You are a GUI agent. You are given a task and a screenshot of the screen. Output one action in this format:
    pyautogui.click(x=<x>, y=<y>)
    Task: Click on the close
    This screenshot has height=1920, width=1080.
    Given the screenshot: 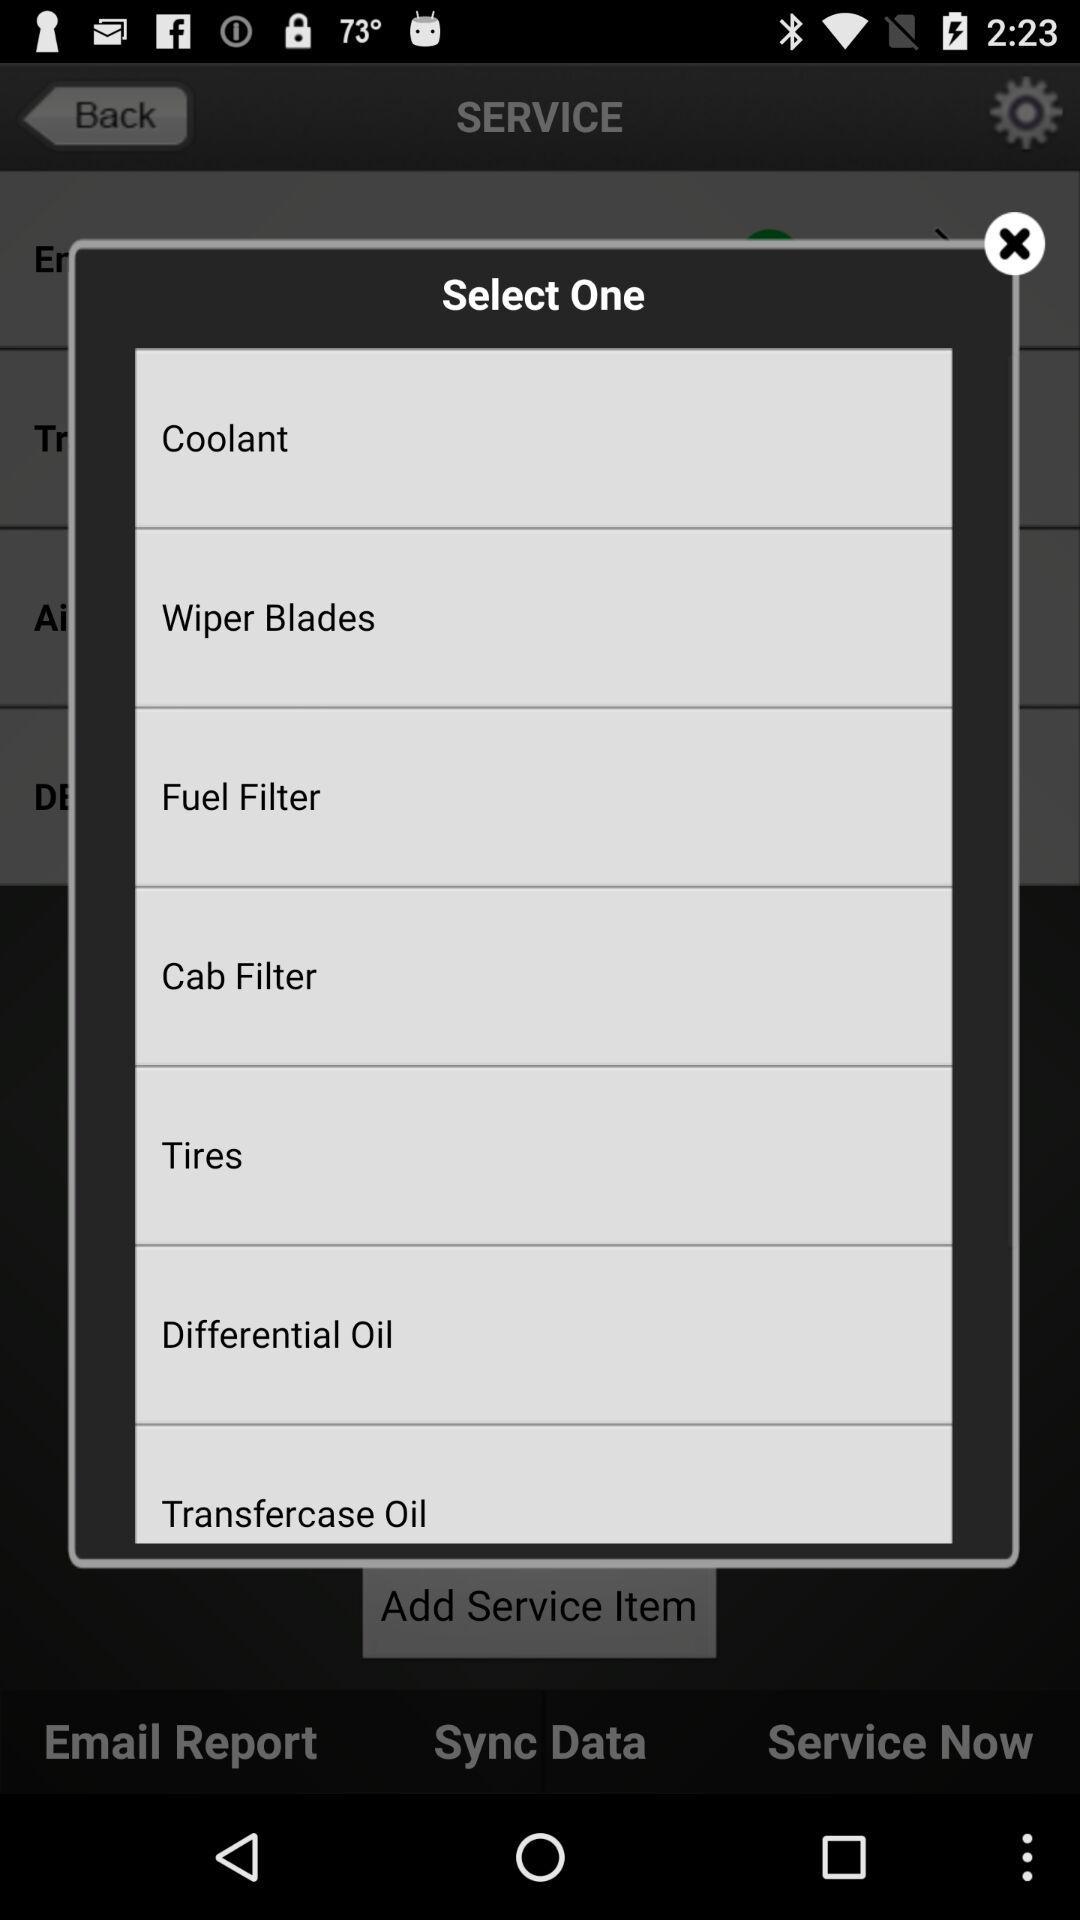 What is the action you would take?
    pyautogui.click(x=1014, y=242)
    